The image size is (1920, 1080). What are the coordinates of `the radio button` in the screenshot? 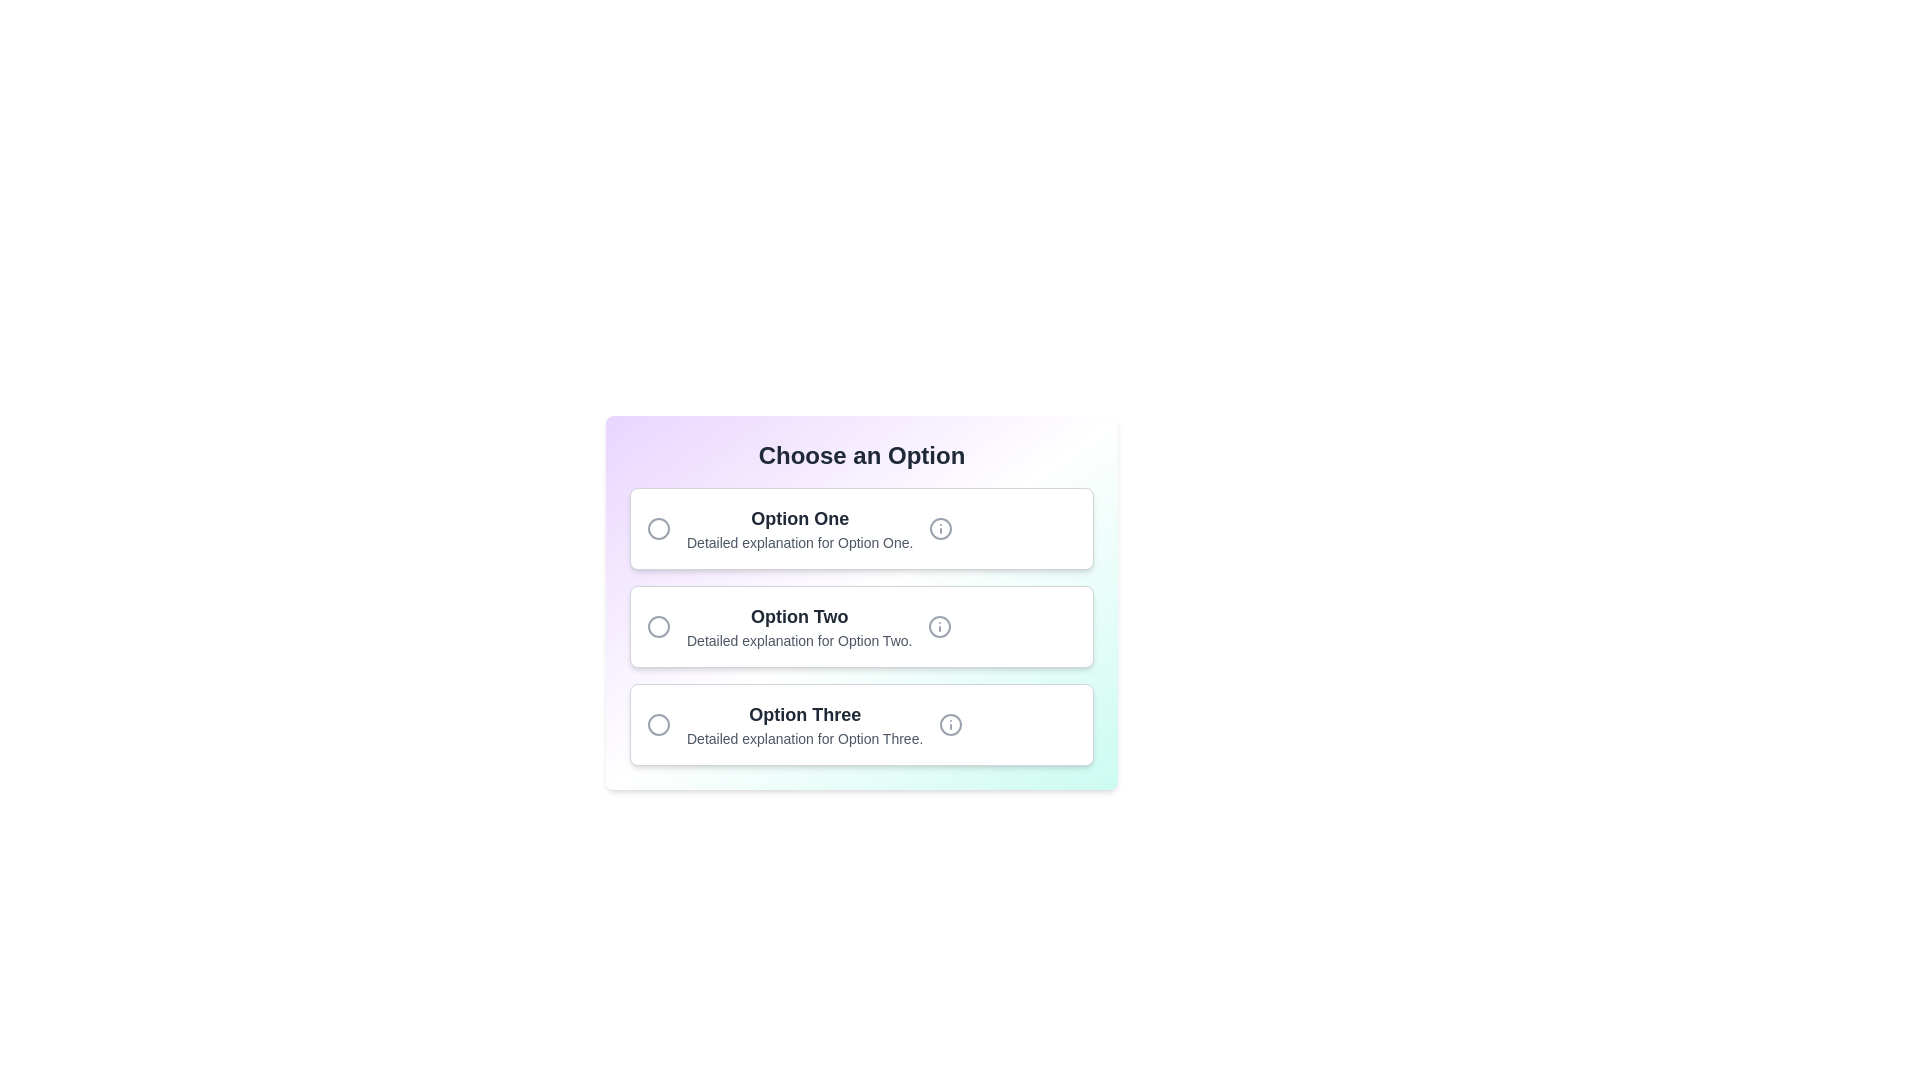 It's located at (862, 725).